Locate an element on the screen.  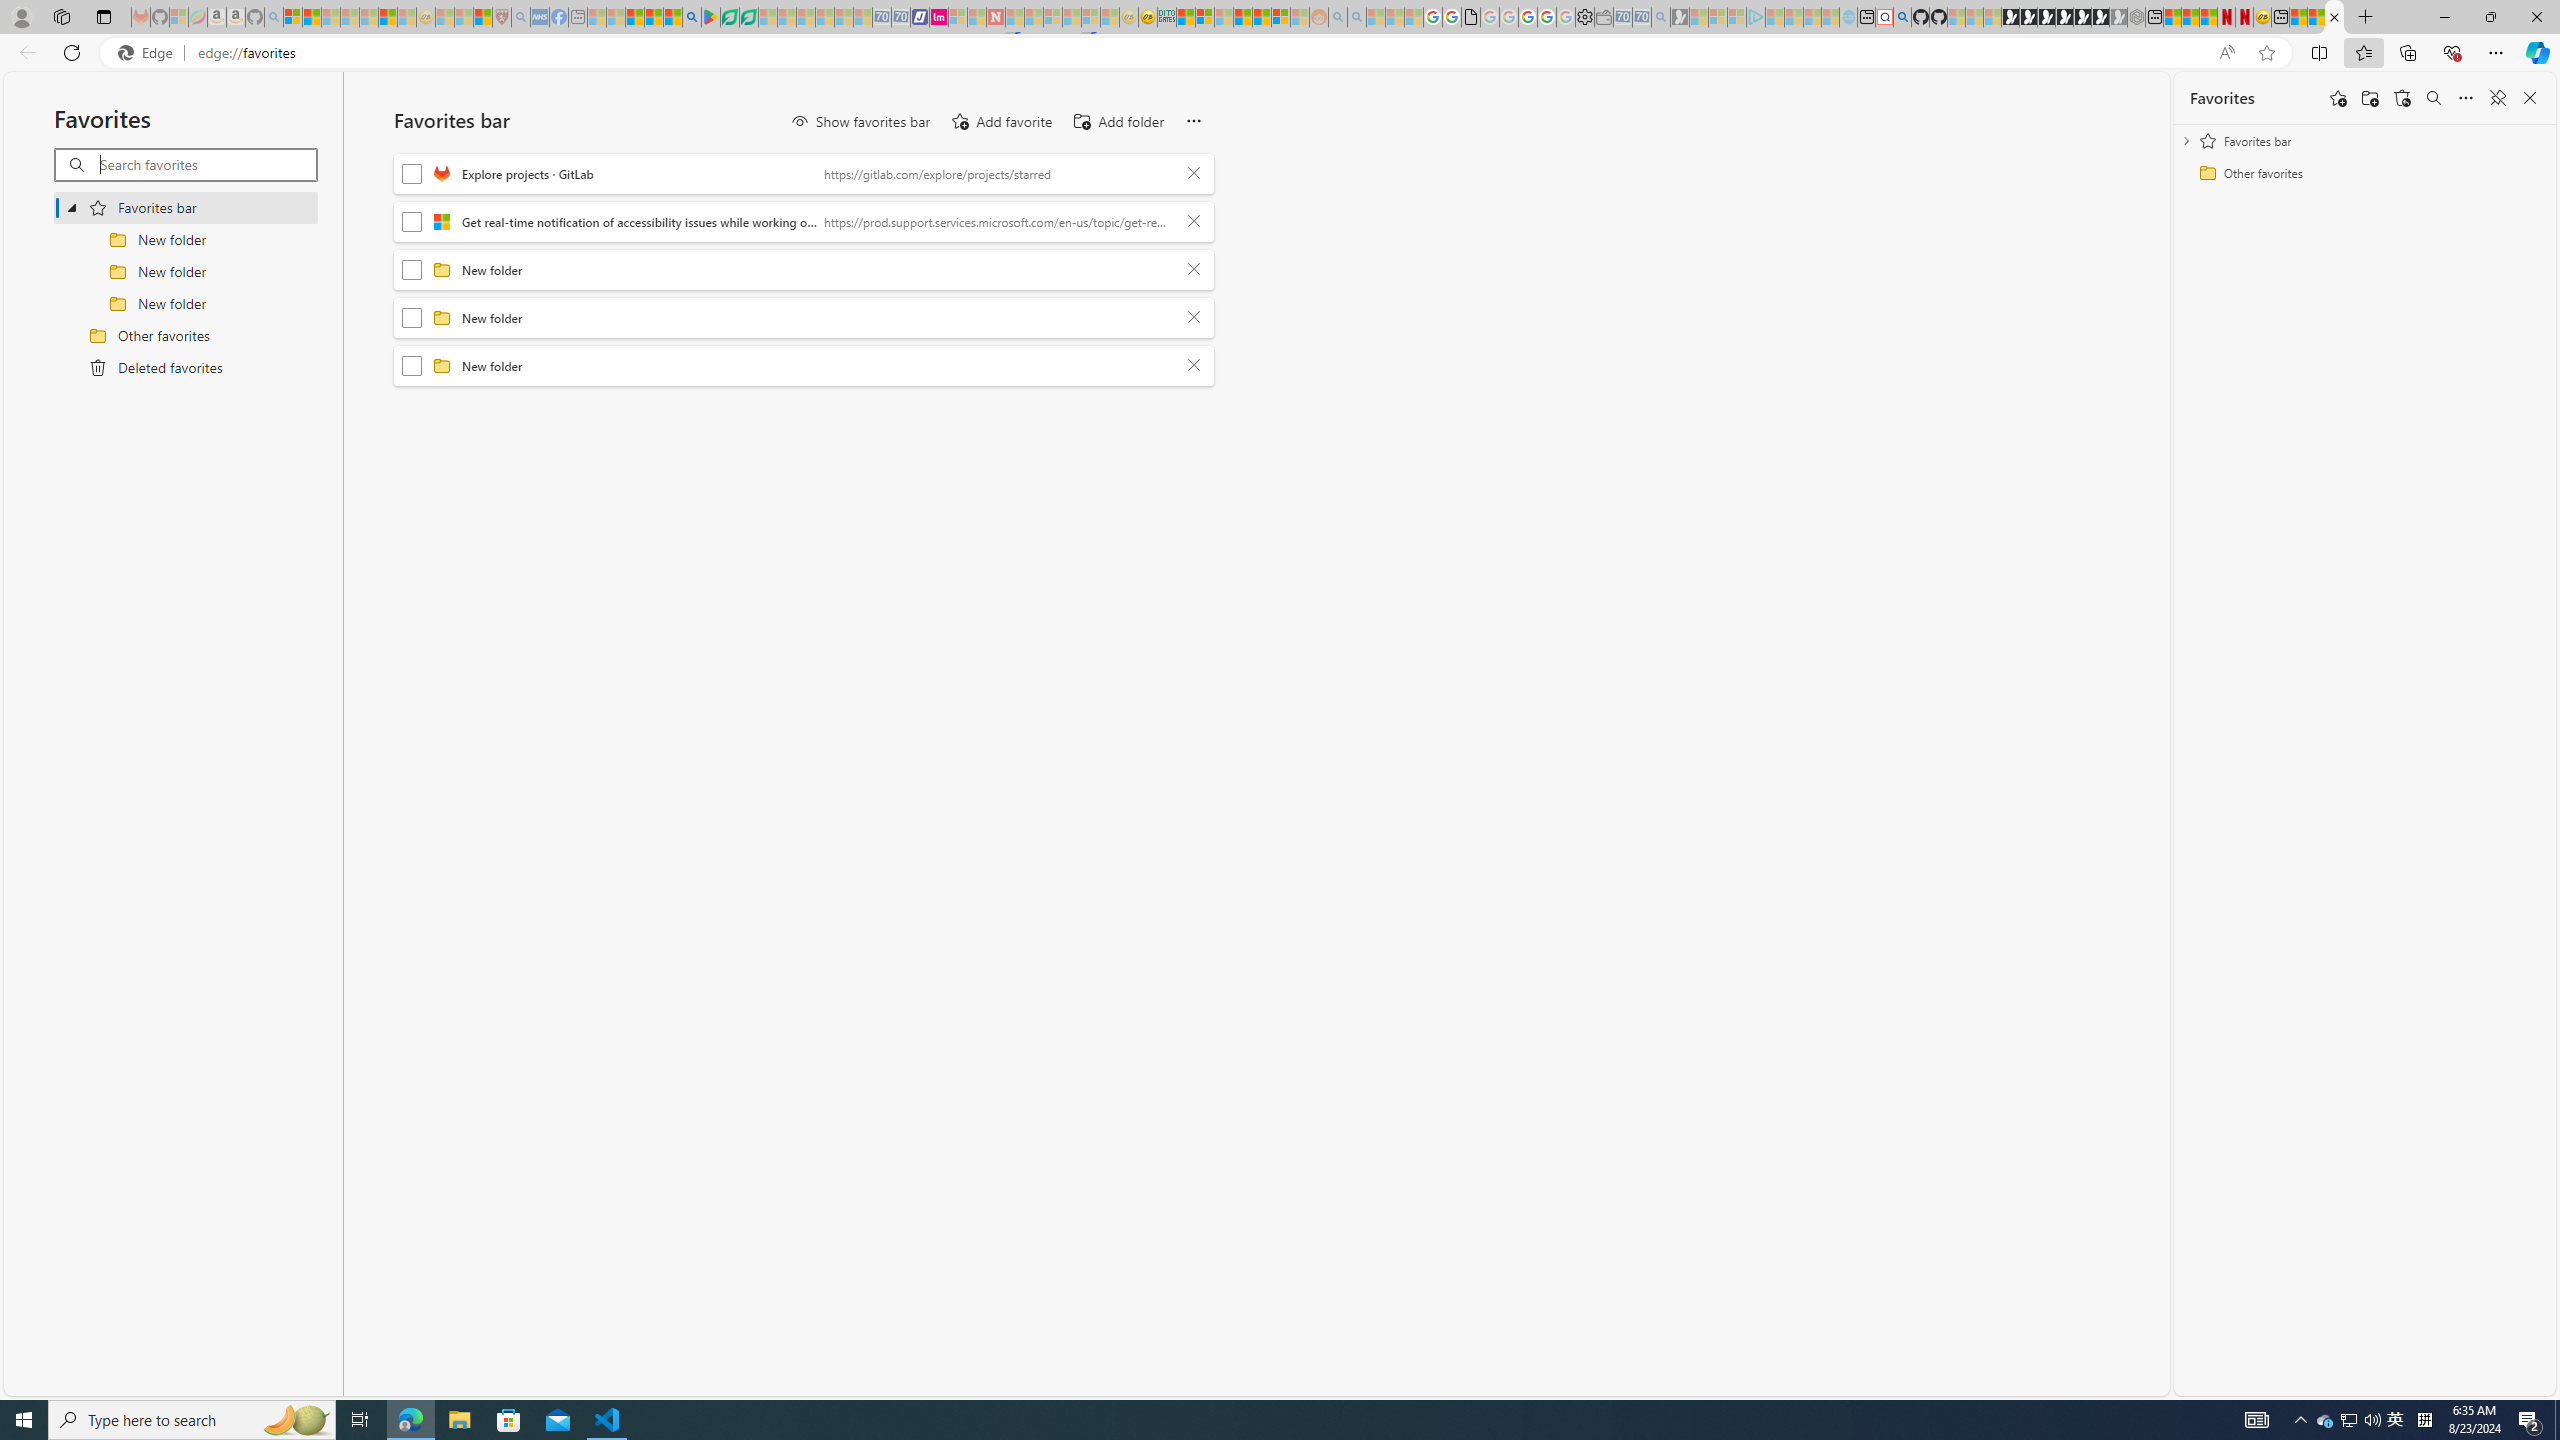
'google_privacy_policy_zh-CN.pdf' is located at coordinates (1471, 16).